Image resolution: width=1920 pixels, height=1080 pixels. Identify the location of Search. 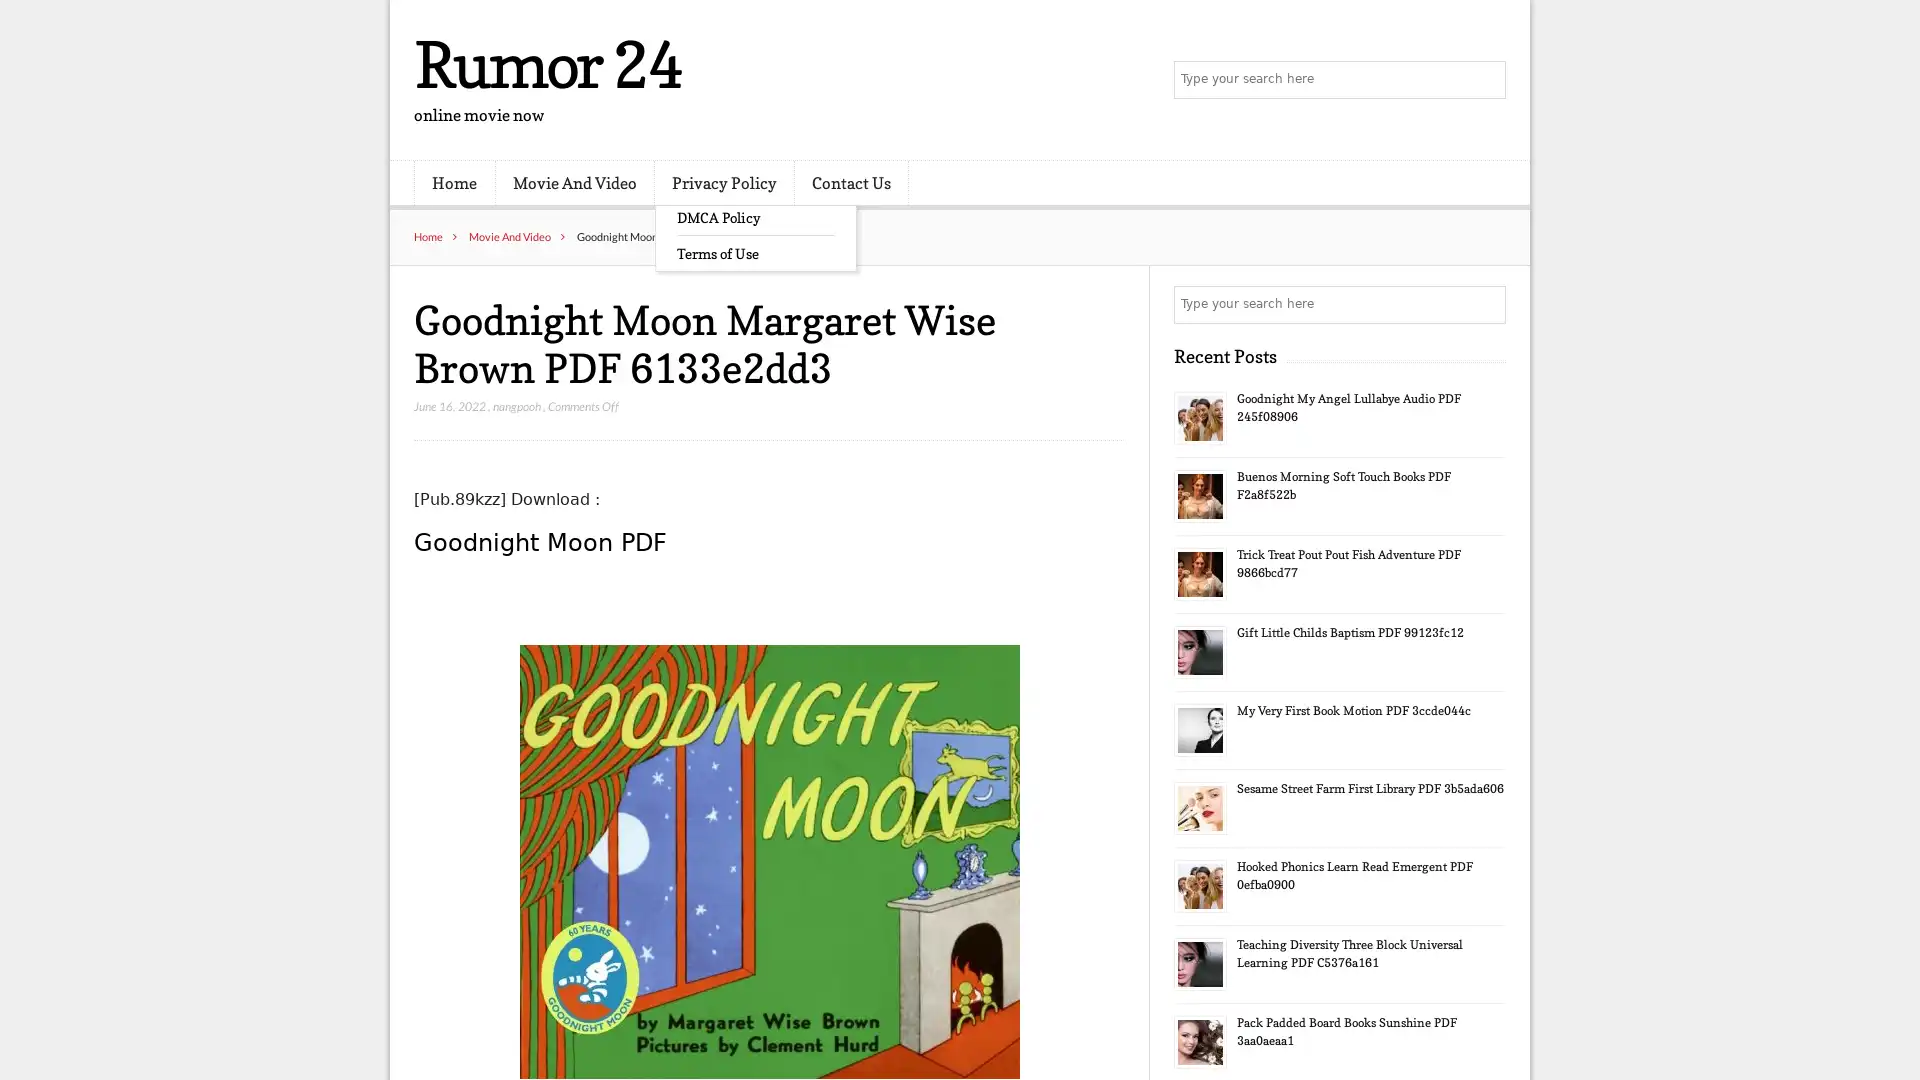
(1485, 304).